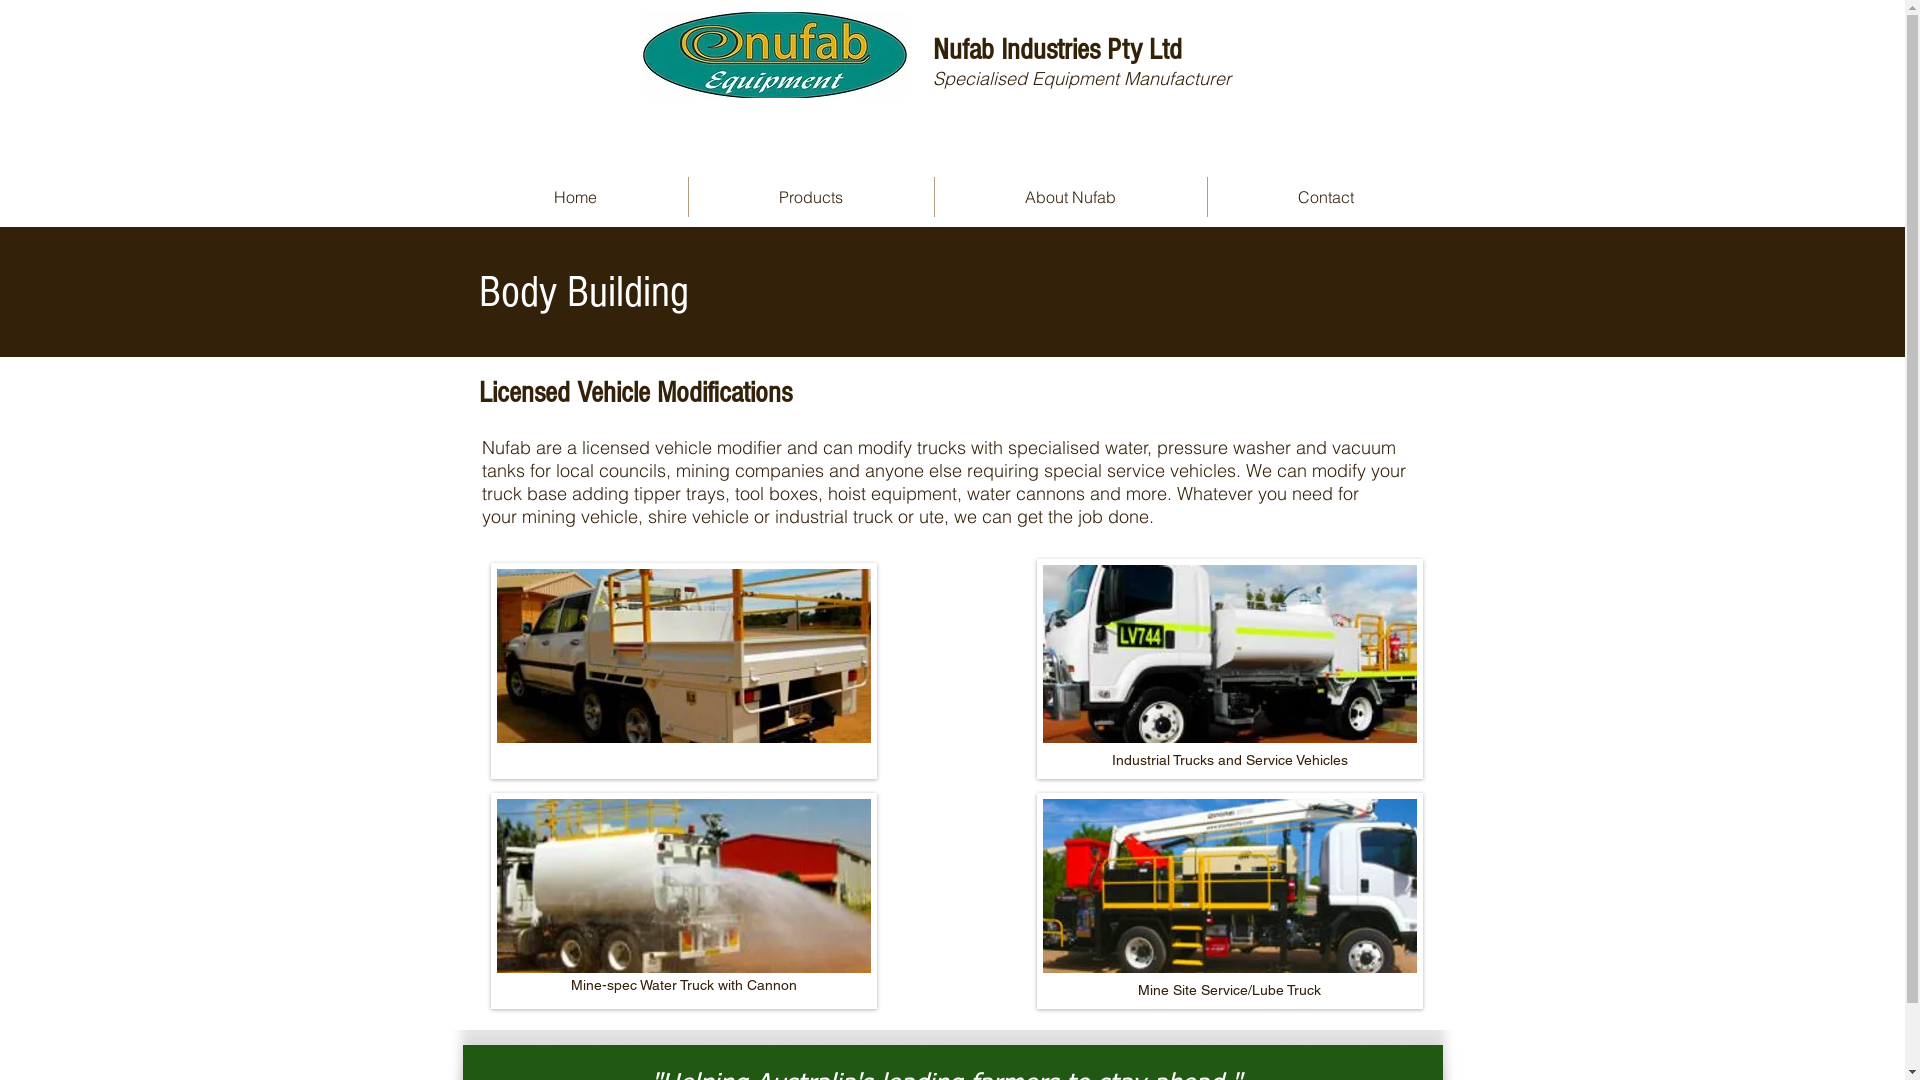 This screenshot has height=1080, width=1920. What do you see at coordinates (930, 49) in the screenshot?
I see `'Nufab Industries Pty Ltd'` at bounding box center [930, 49].